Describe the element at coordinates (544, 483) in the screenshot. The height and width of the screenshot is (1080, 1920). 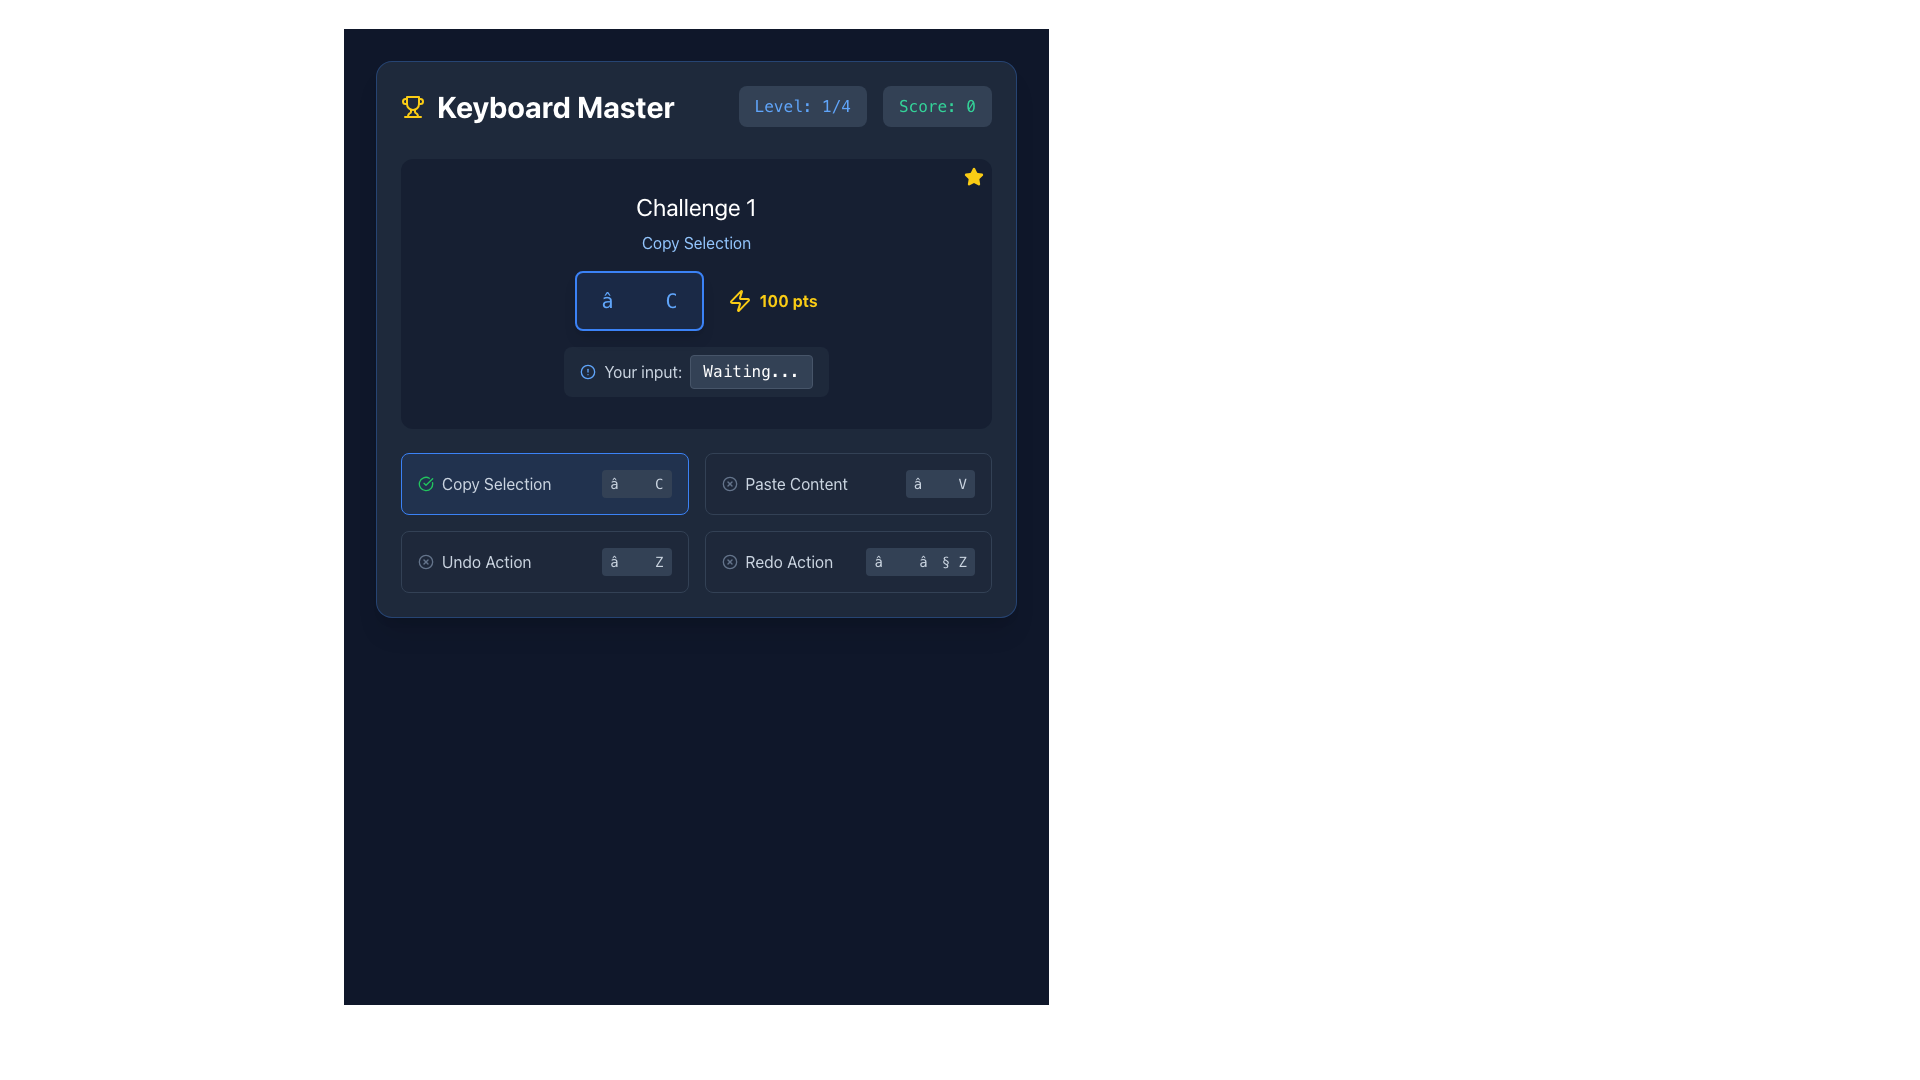
I see `the informative label that provides the keyboard shortcut for copying a selection, located centrally in the lower section of the interface` at that location.